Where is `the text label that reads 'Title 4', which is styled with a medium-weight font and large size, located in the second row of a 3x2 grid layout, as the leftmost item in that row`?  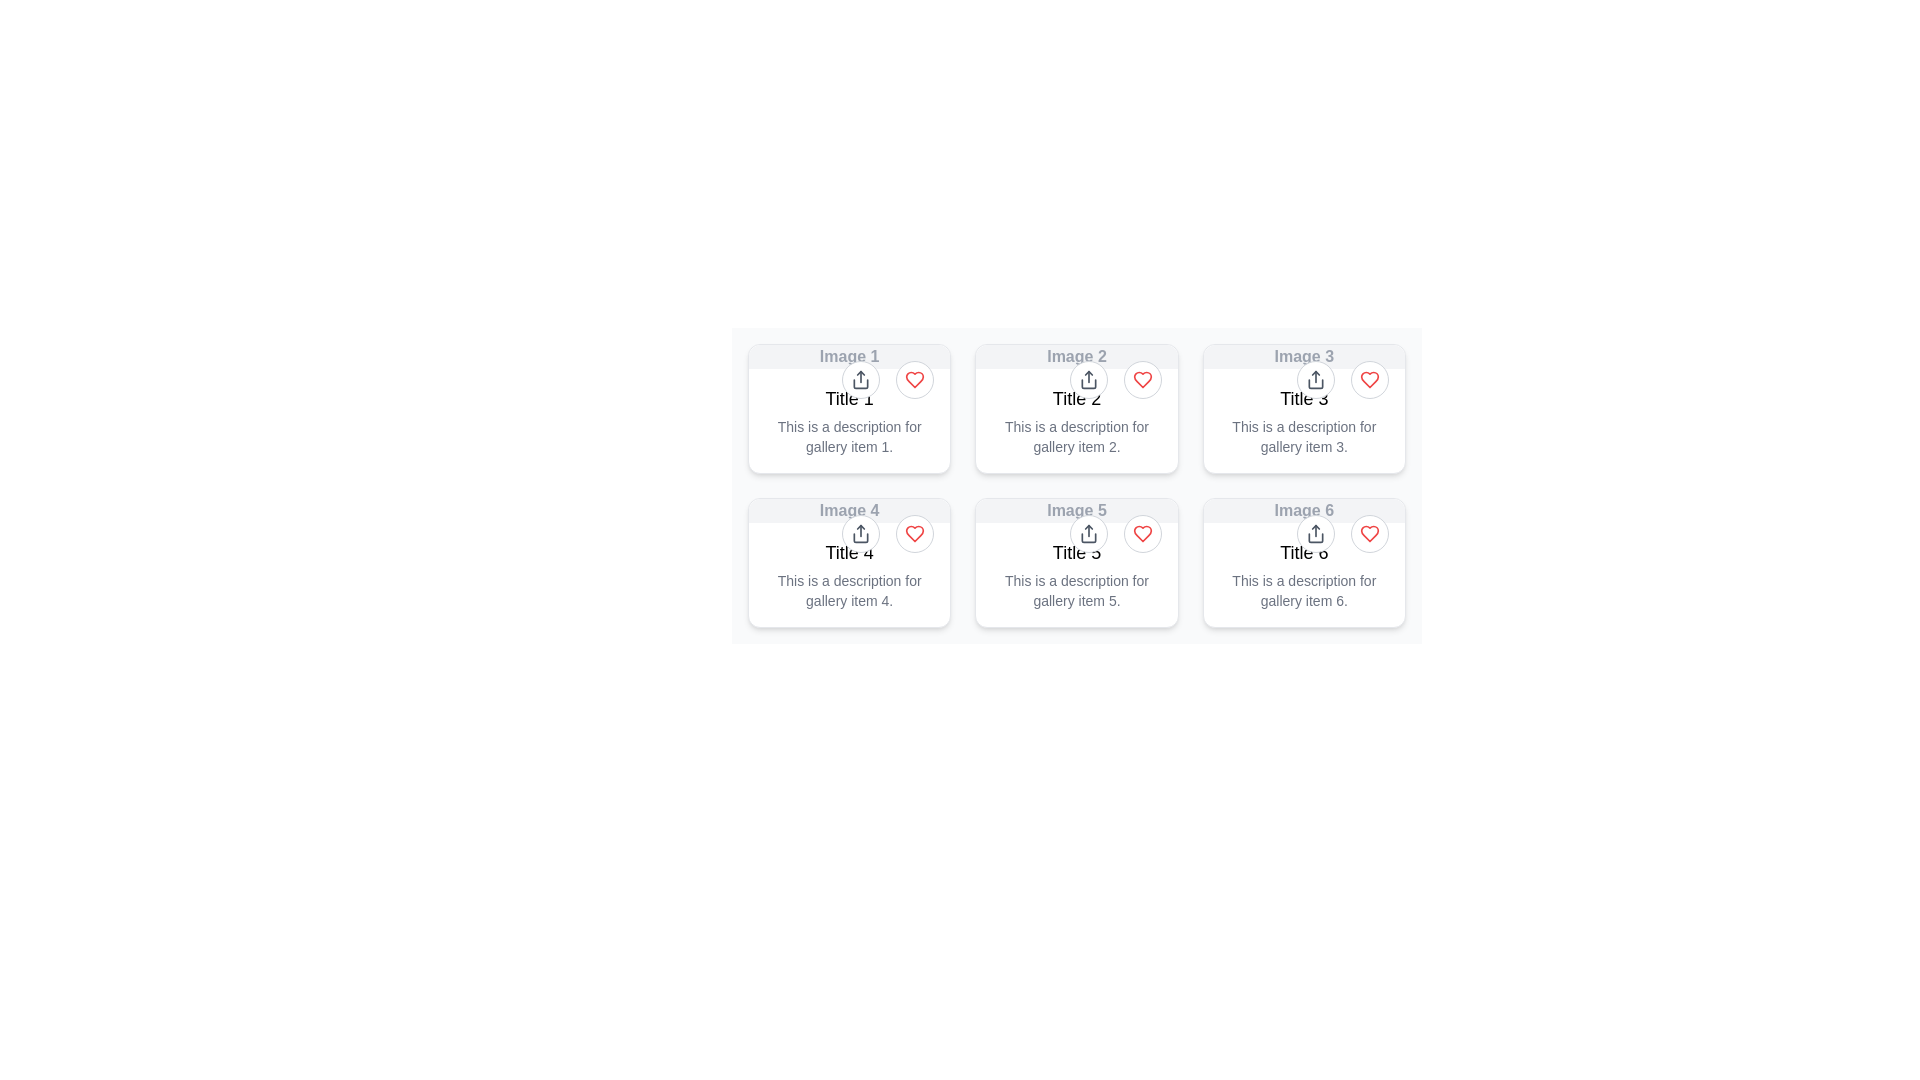
the text label that reads 'Title 4', which is styled with a medium-weight font and large size, located in the second row of a 3x2 grid layout, as the leftmost item in that row is located at coordinates (849, 552).